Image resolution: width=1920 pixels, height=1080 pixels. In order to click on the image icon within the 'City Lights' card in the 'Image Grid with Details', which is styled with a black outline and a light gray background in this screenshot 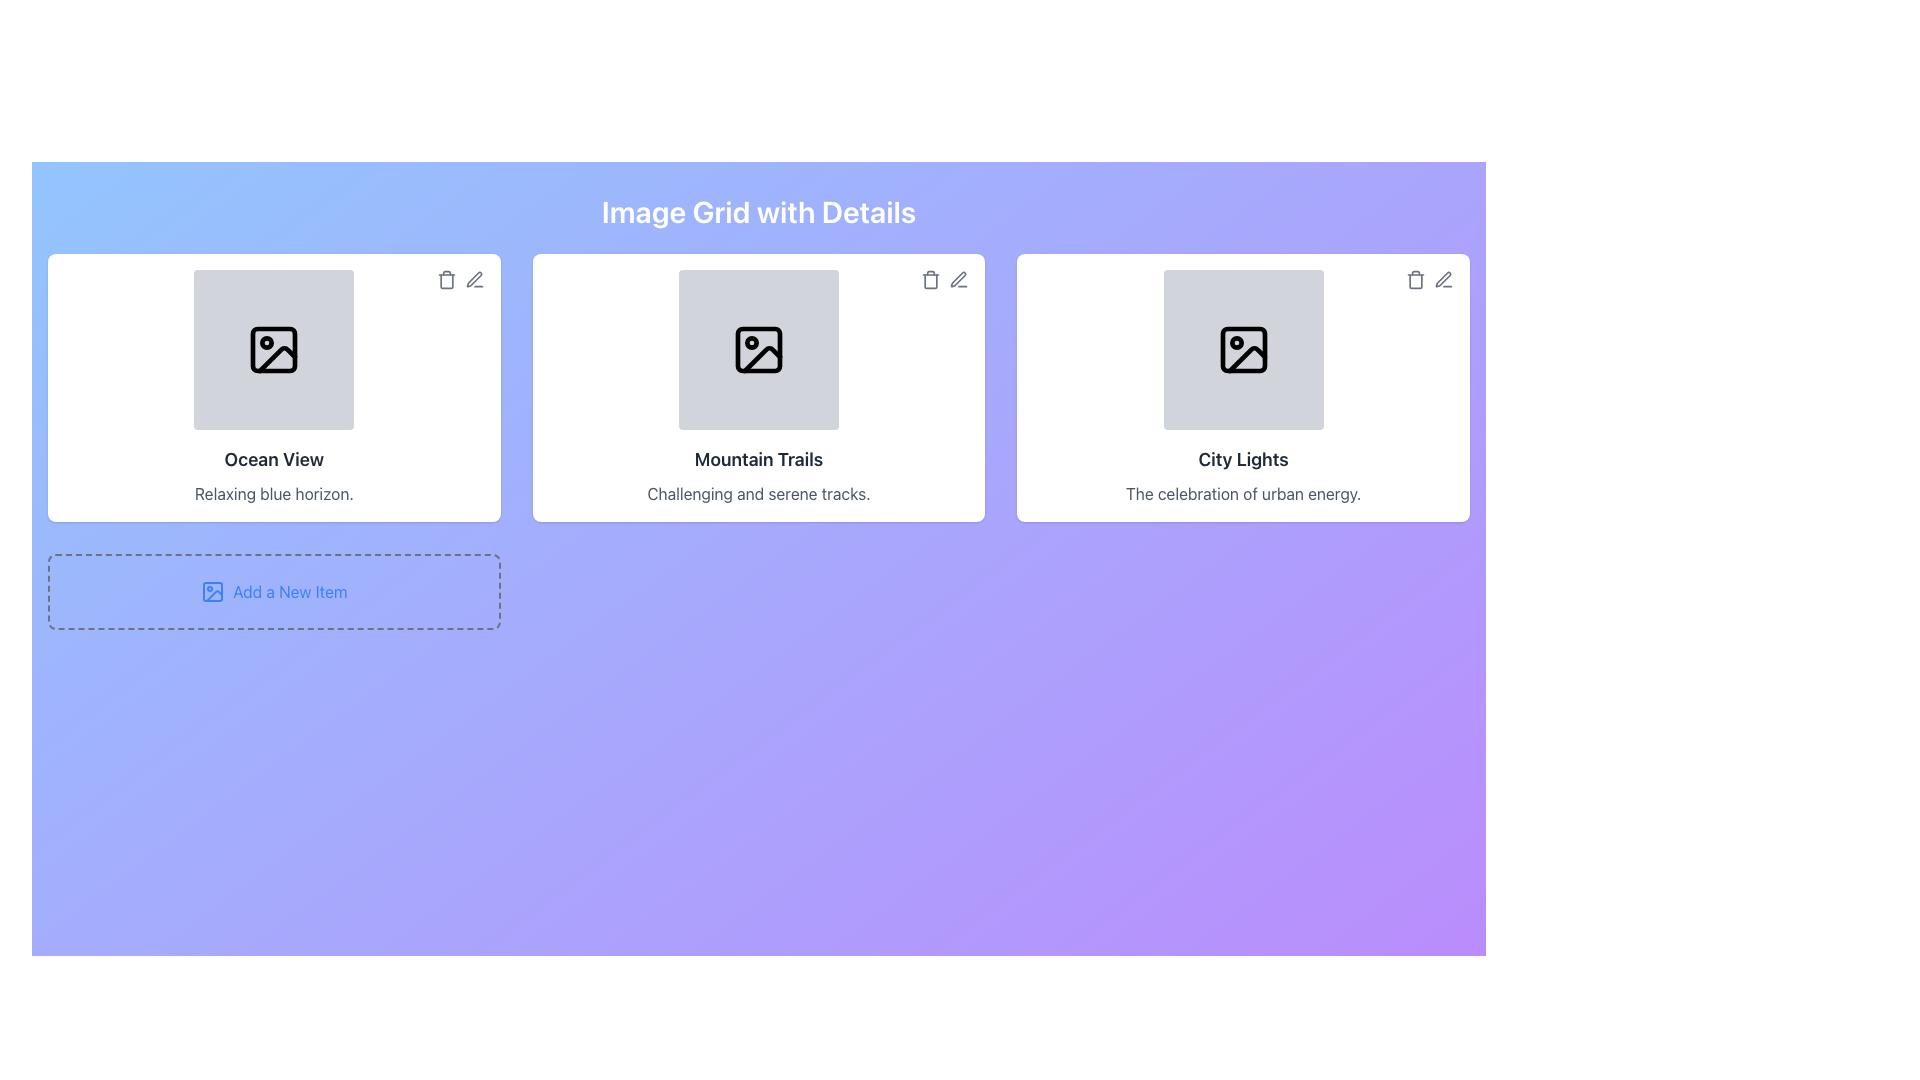, I will do `click(1242, 349)`.